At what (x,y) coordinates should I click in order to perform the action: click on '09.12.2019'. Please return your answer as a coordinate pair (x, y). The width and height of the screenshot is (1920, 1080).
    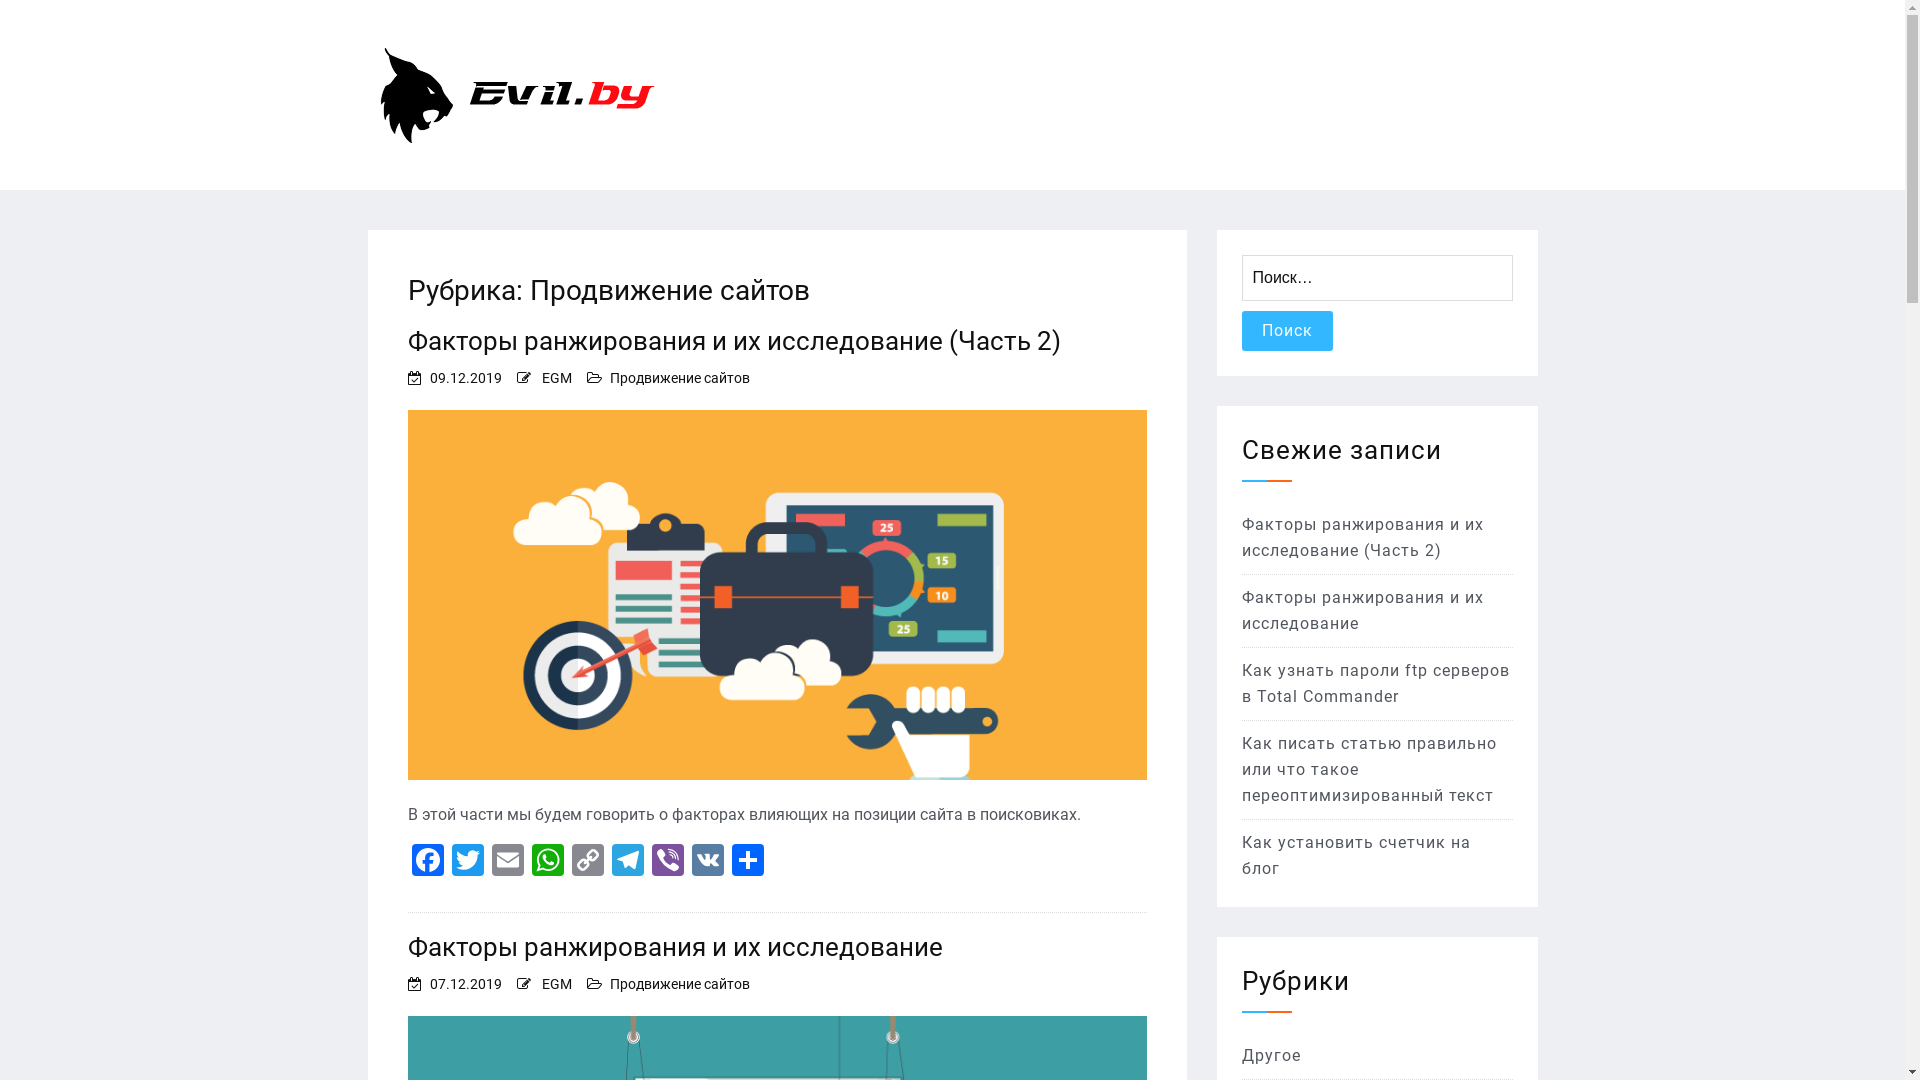
    Looking at the image, I should click on (429, 378).